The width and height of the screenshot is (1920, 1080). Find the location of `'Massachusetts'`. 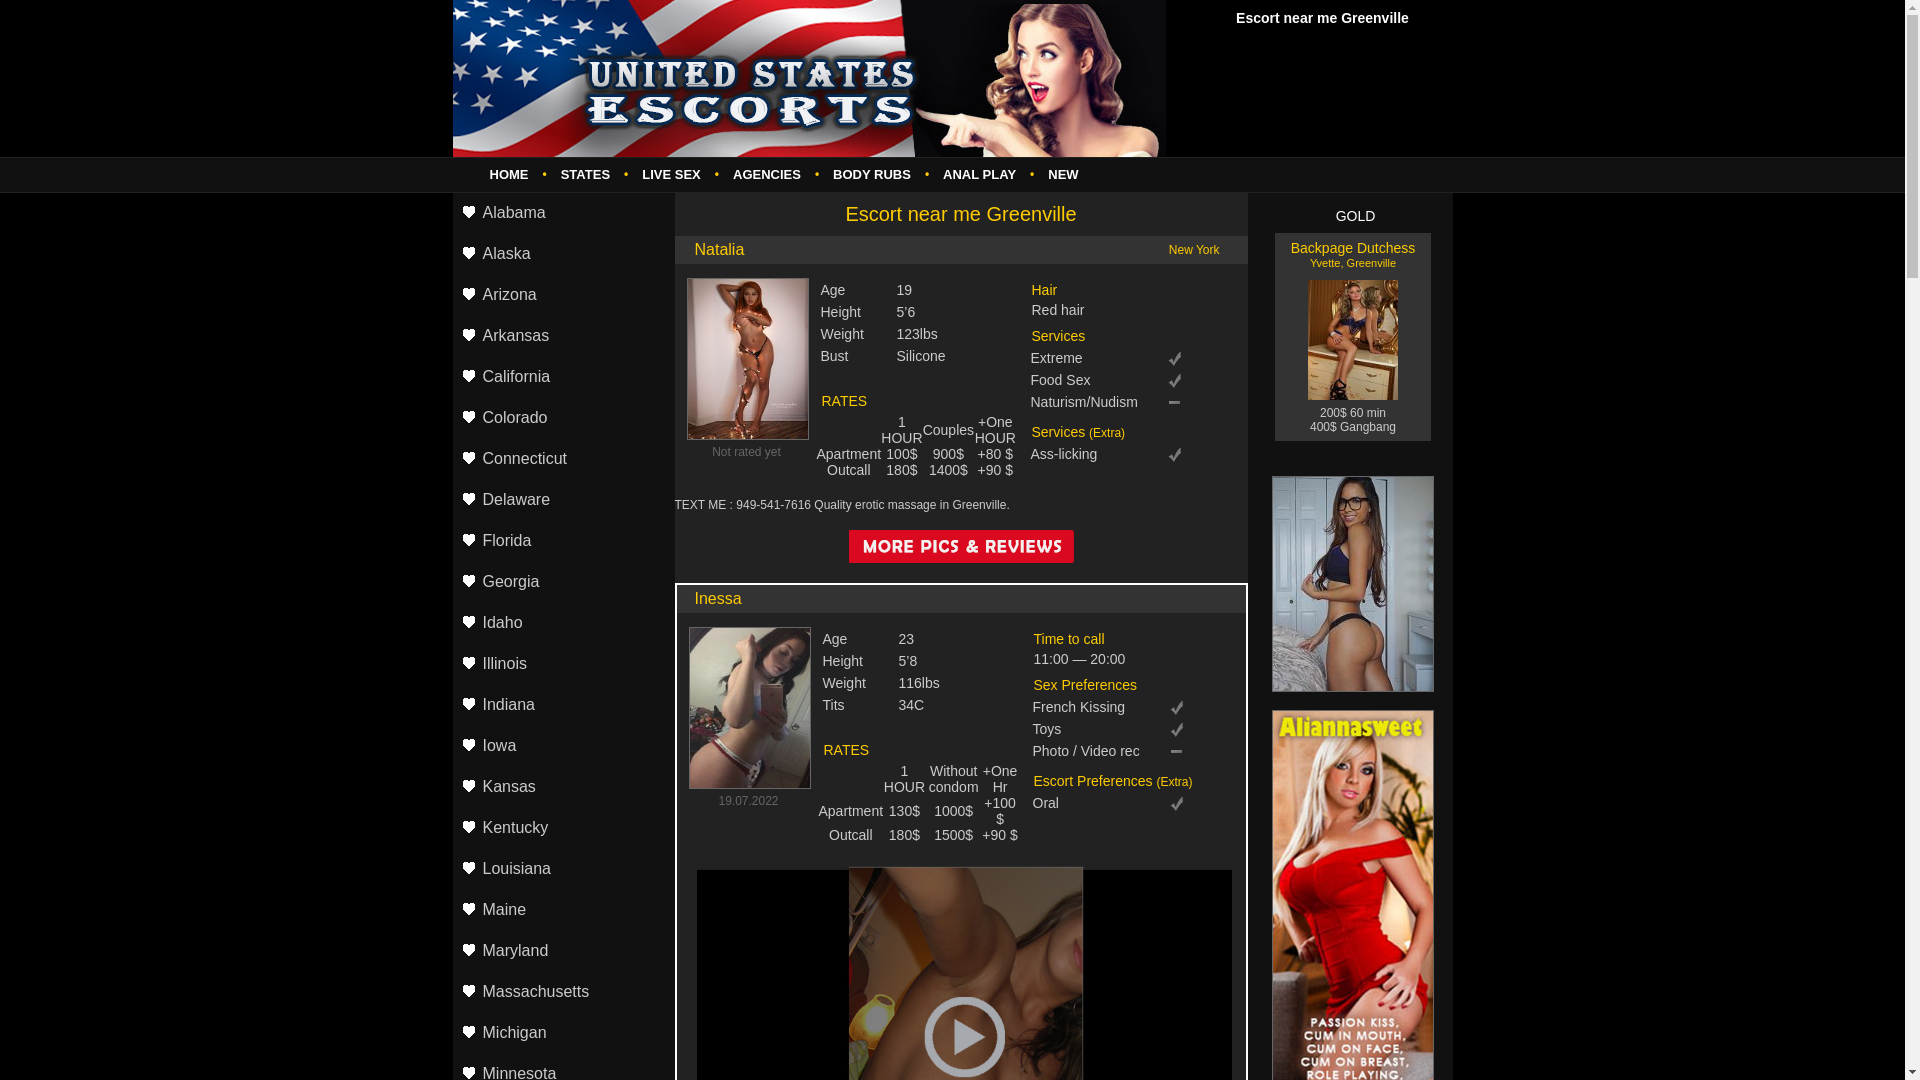

'Massachusetts' is located at coordinates (560, 992).